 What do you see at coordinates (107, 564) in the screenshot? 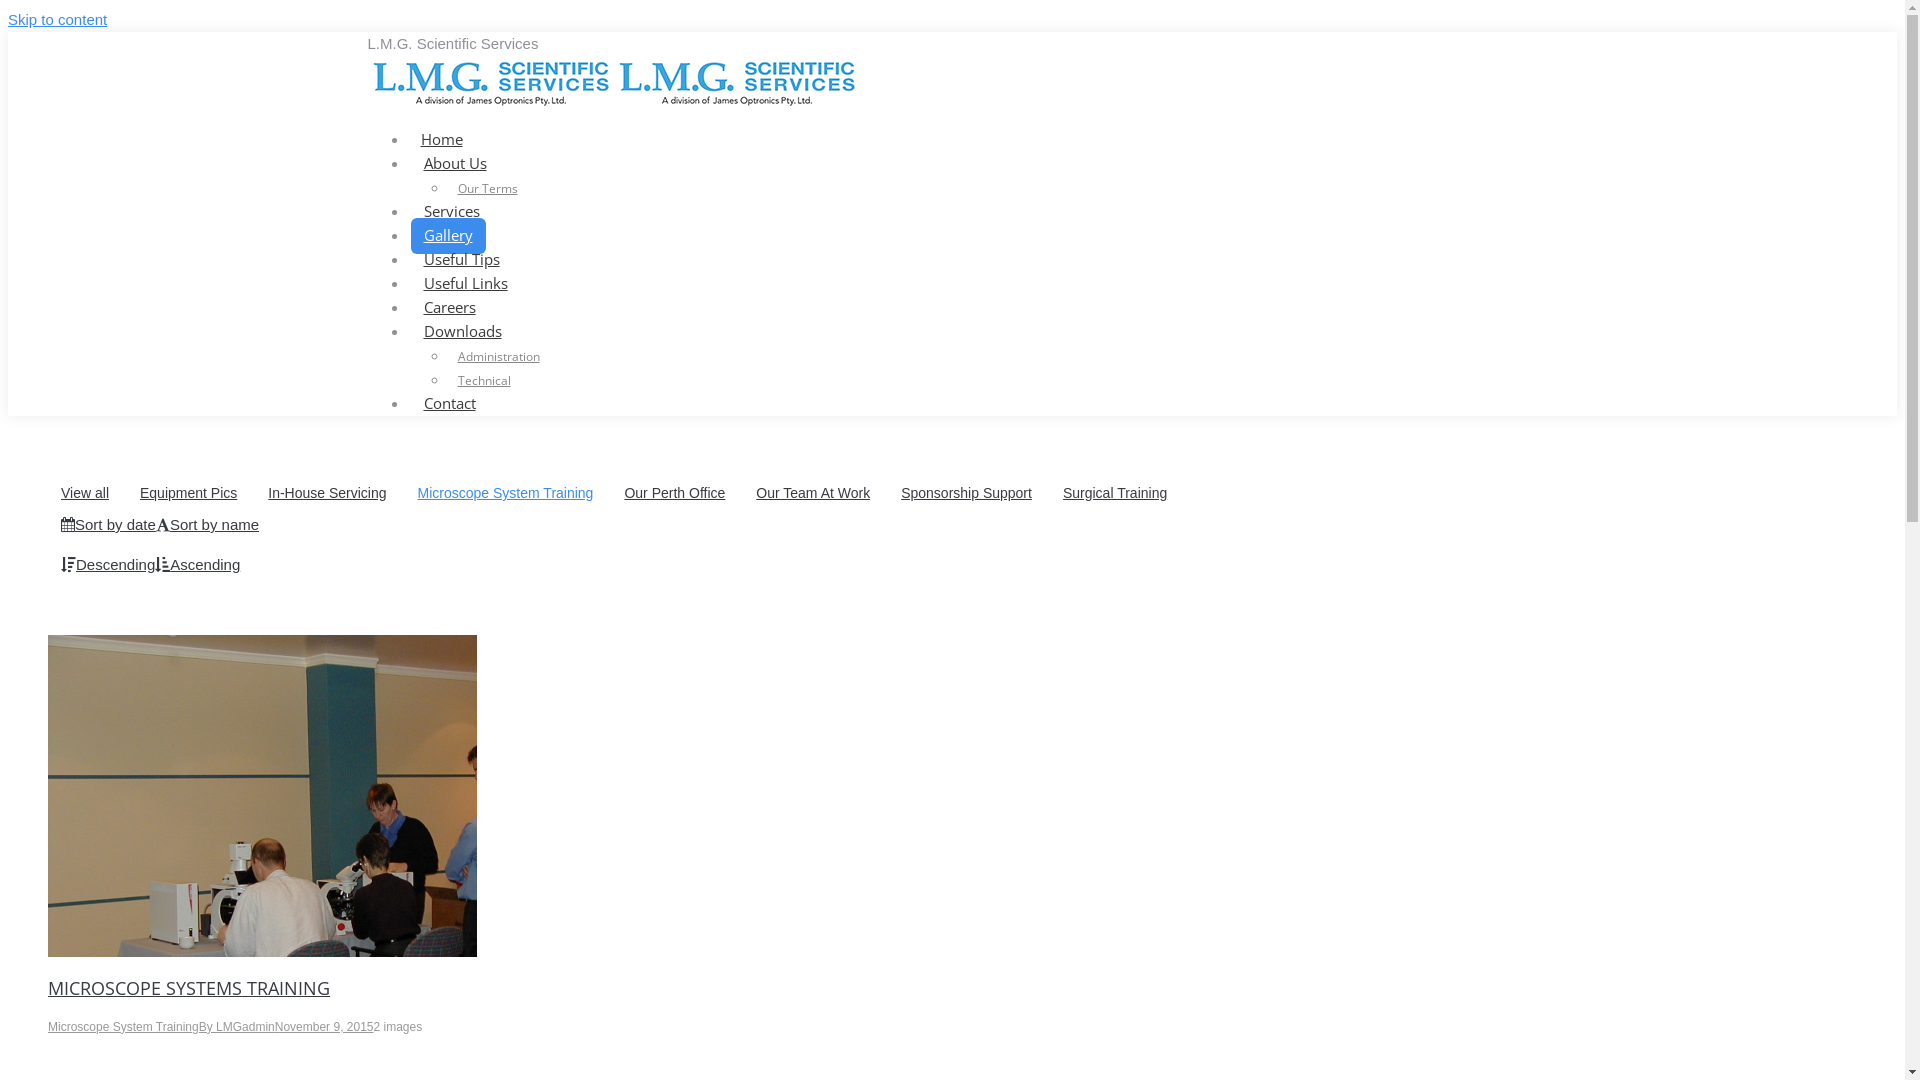
I see `'Descending'` at bounding box center [107, 564].